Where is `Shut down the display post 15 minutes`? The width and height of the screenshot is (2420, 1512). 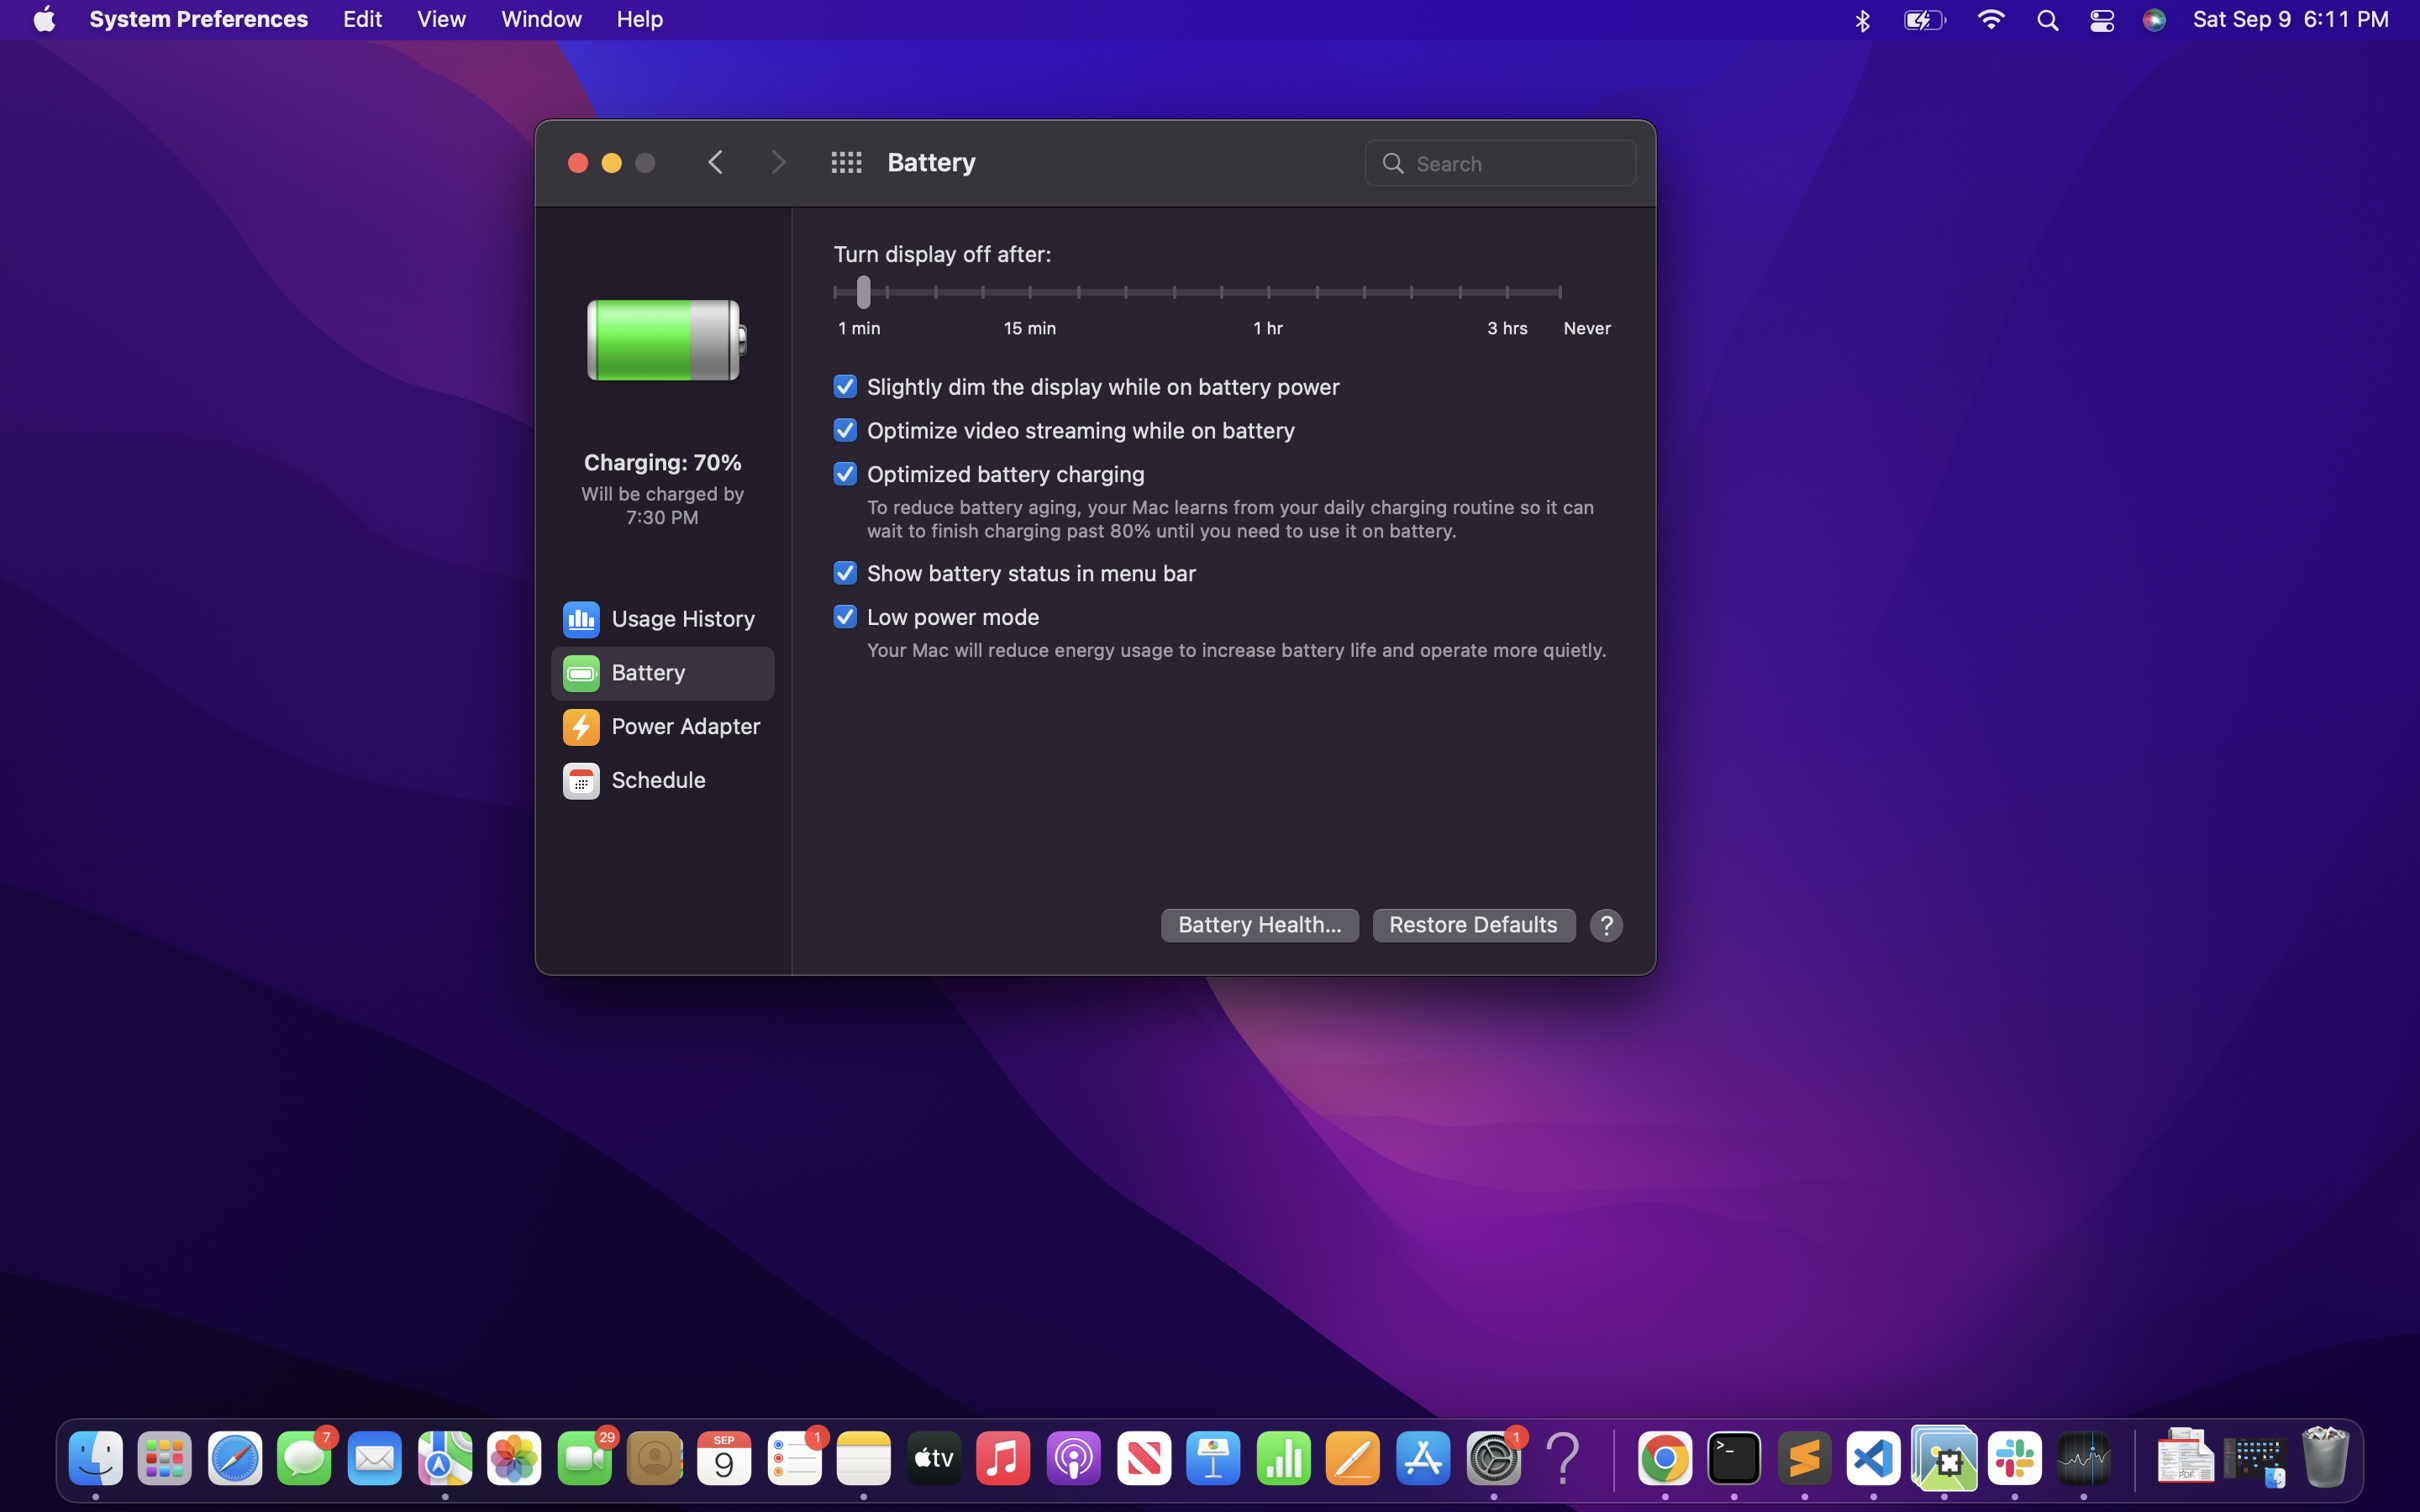
Shut down the display post 15 minutes is located at coordinates (1030, 295).